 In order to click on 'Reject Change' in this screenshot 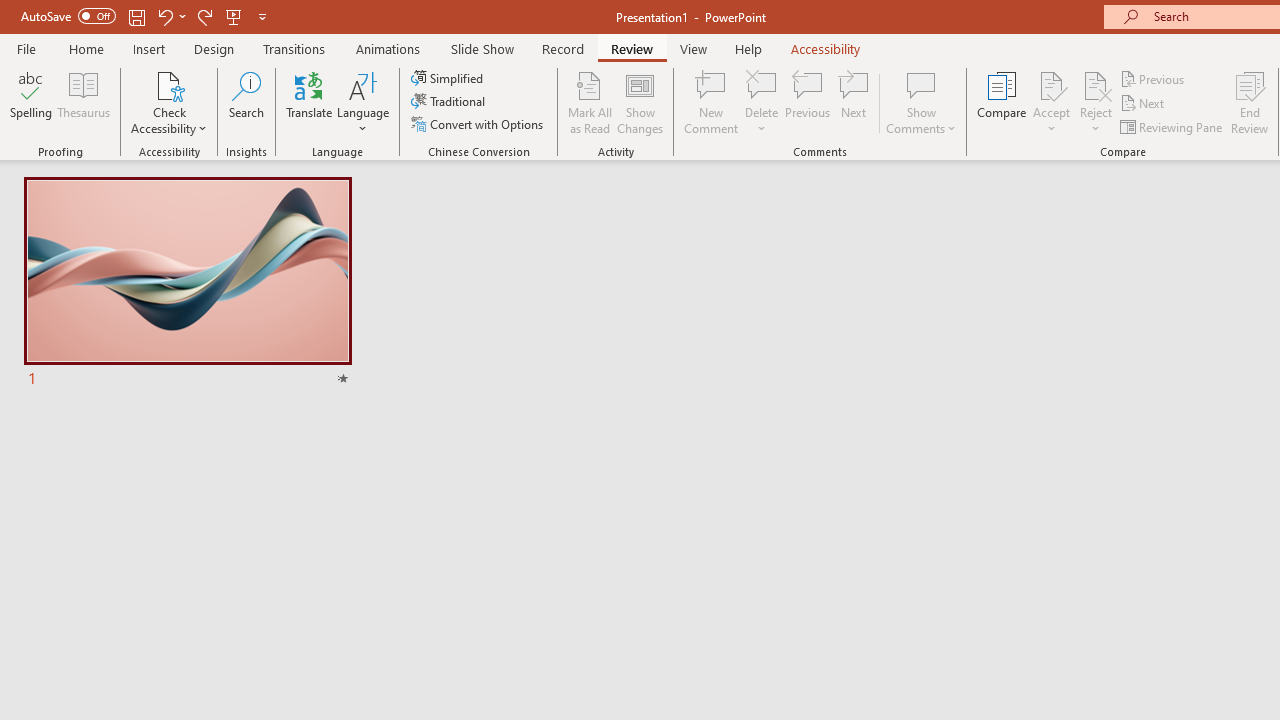, I will do `click(1095, 84)`.